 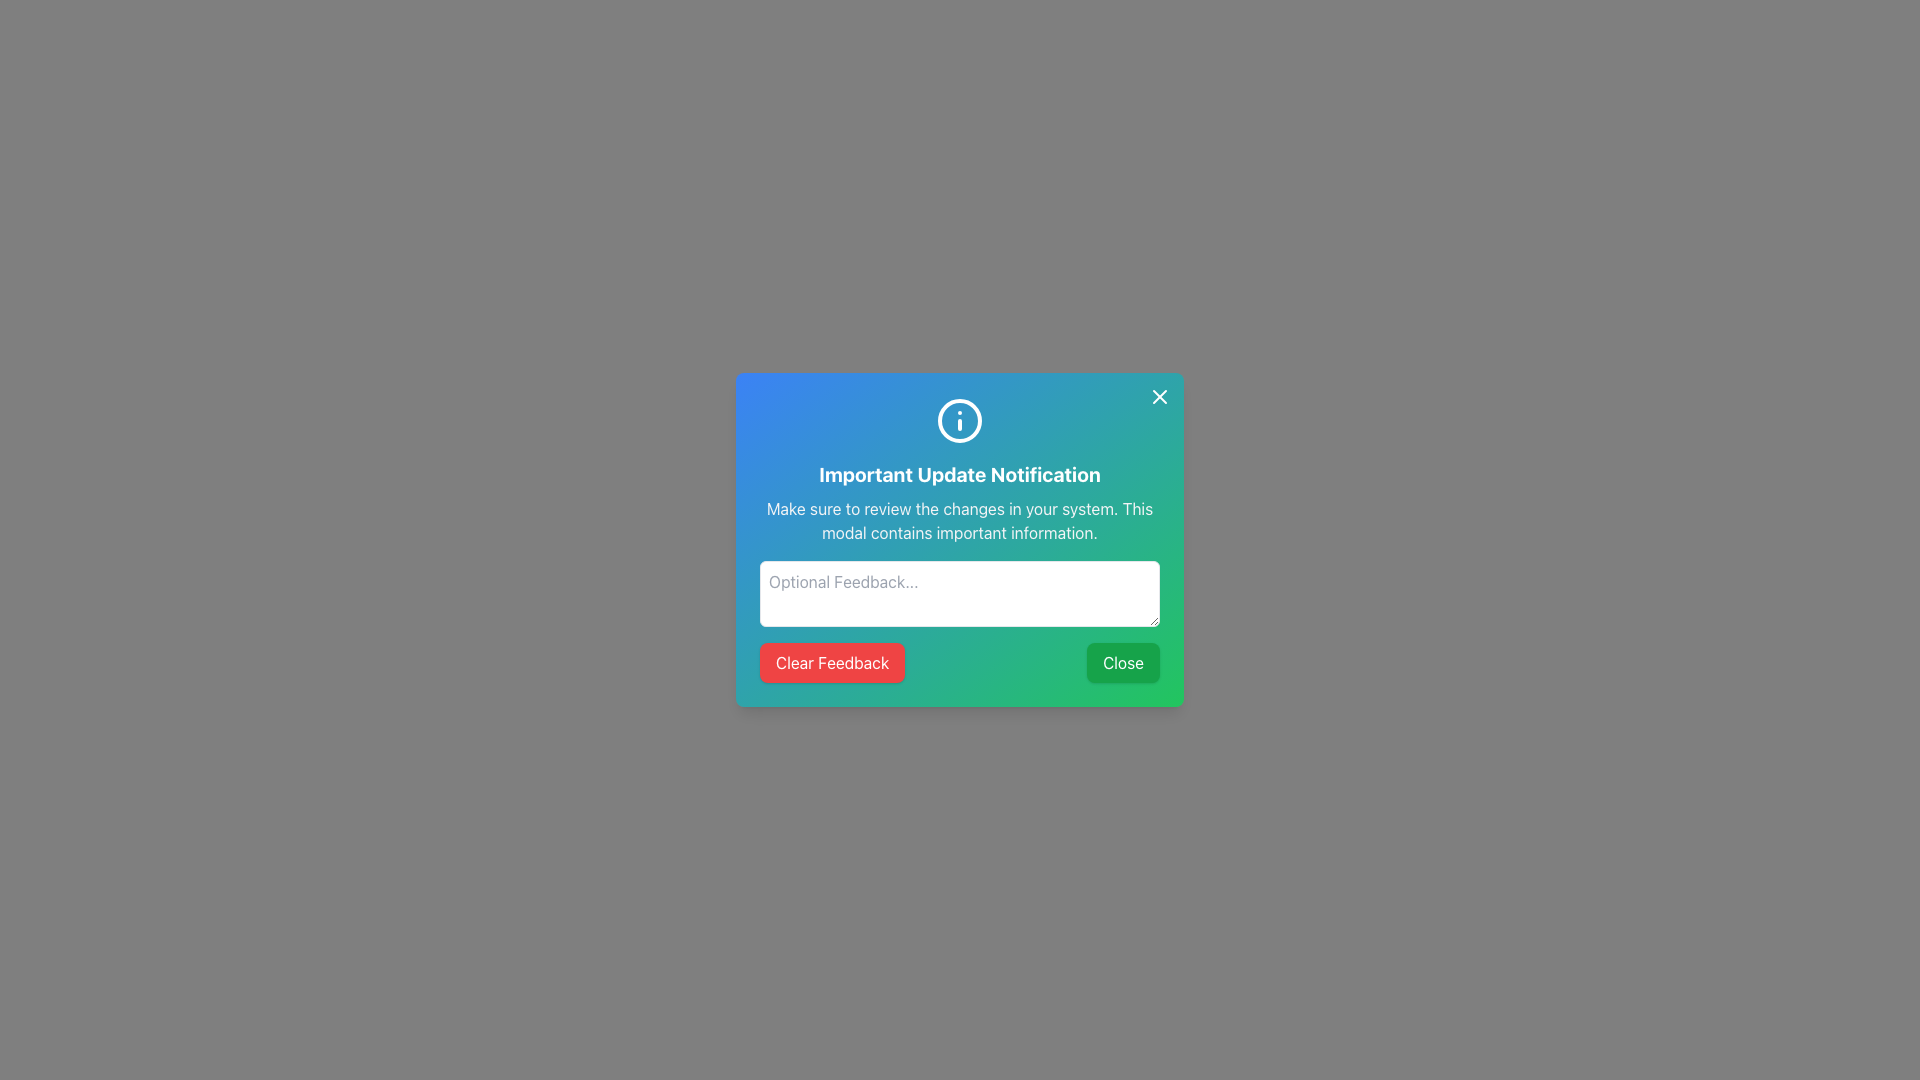 I want to click on the close button located in the top-right corner of the modal dialog to trigger a visual change, so click(x=1160, y=397).